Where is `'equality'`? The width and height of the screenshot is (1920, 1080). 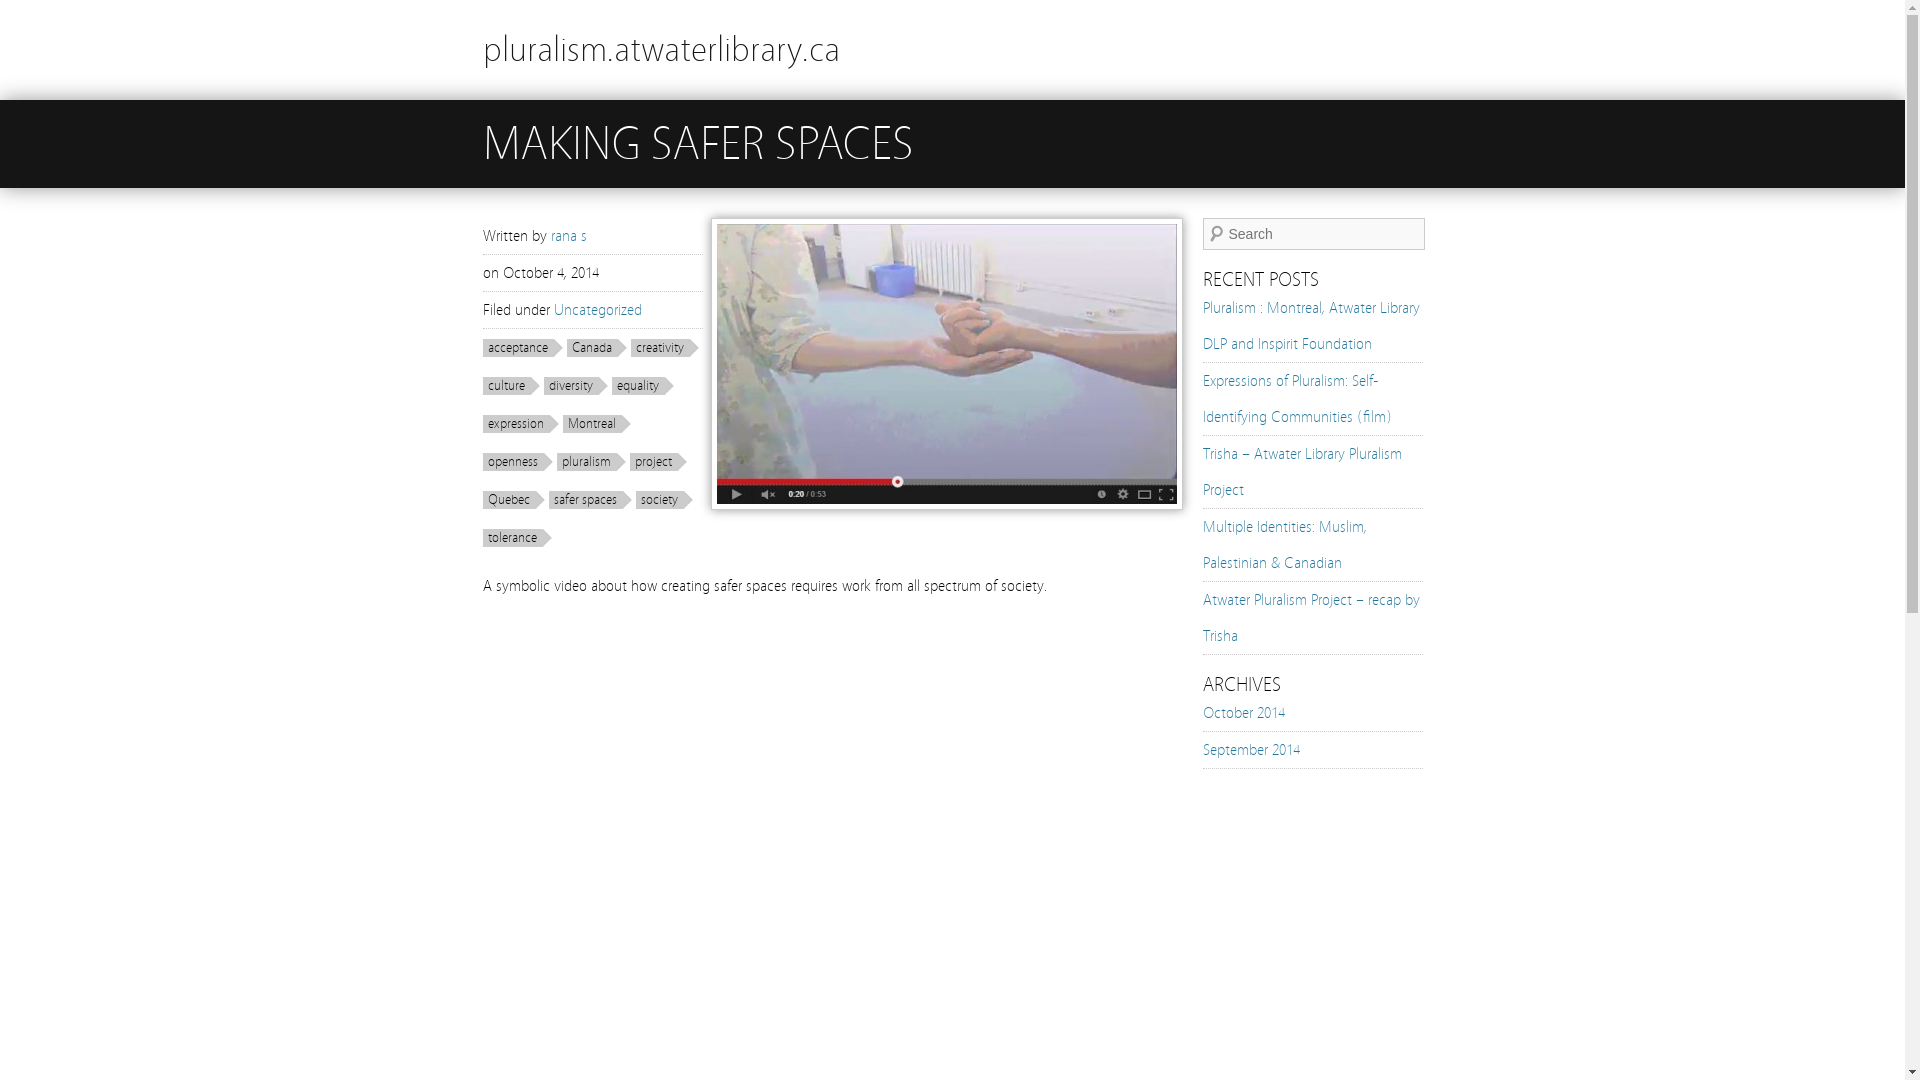 'equality' is located at coordinates (643, 385).